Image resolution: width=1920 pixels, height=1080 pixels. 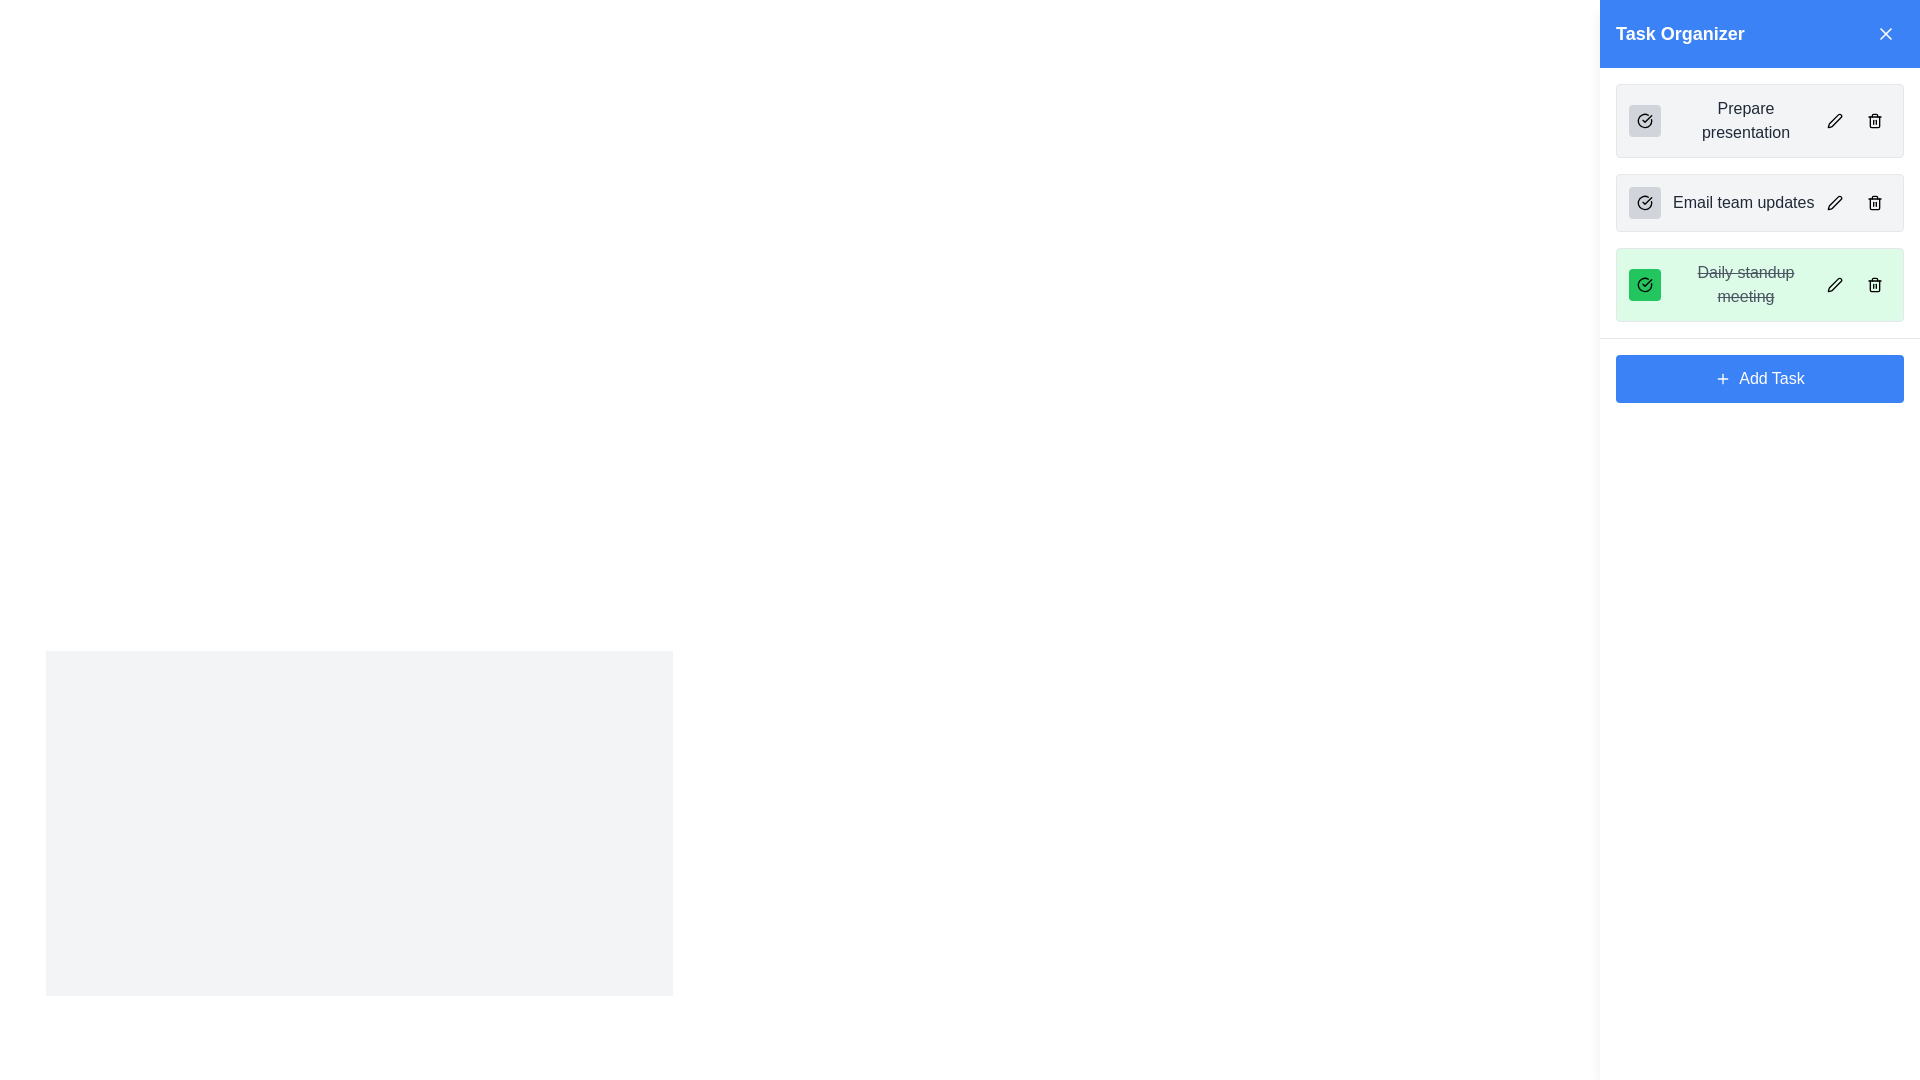 What do you see at coordinates (1834, 119) in the screenshot?
I see `the pen-shaped edit icon located in the 'Task Organizer' panel next to the task titled 'Prepare presentation'` at bounding box center [1834, 119].